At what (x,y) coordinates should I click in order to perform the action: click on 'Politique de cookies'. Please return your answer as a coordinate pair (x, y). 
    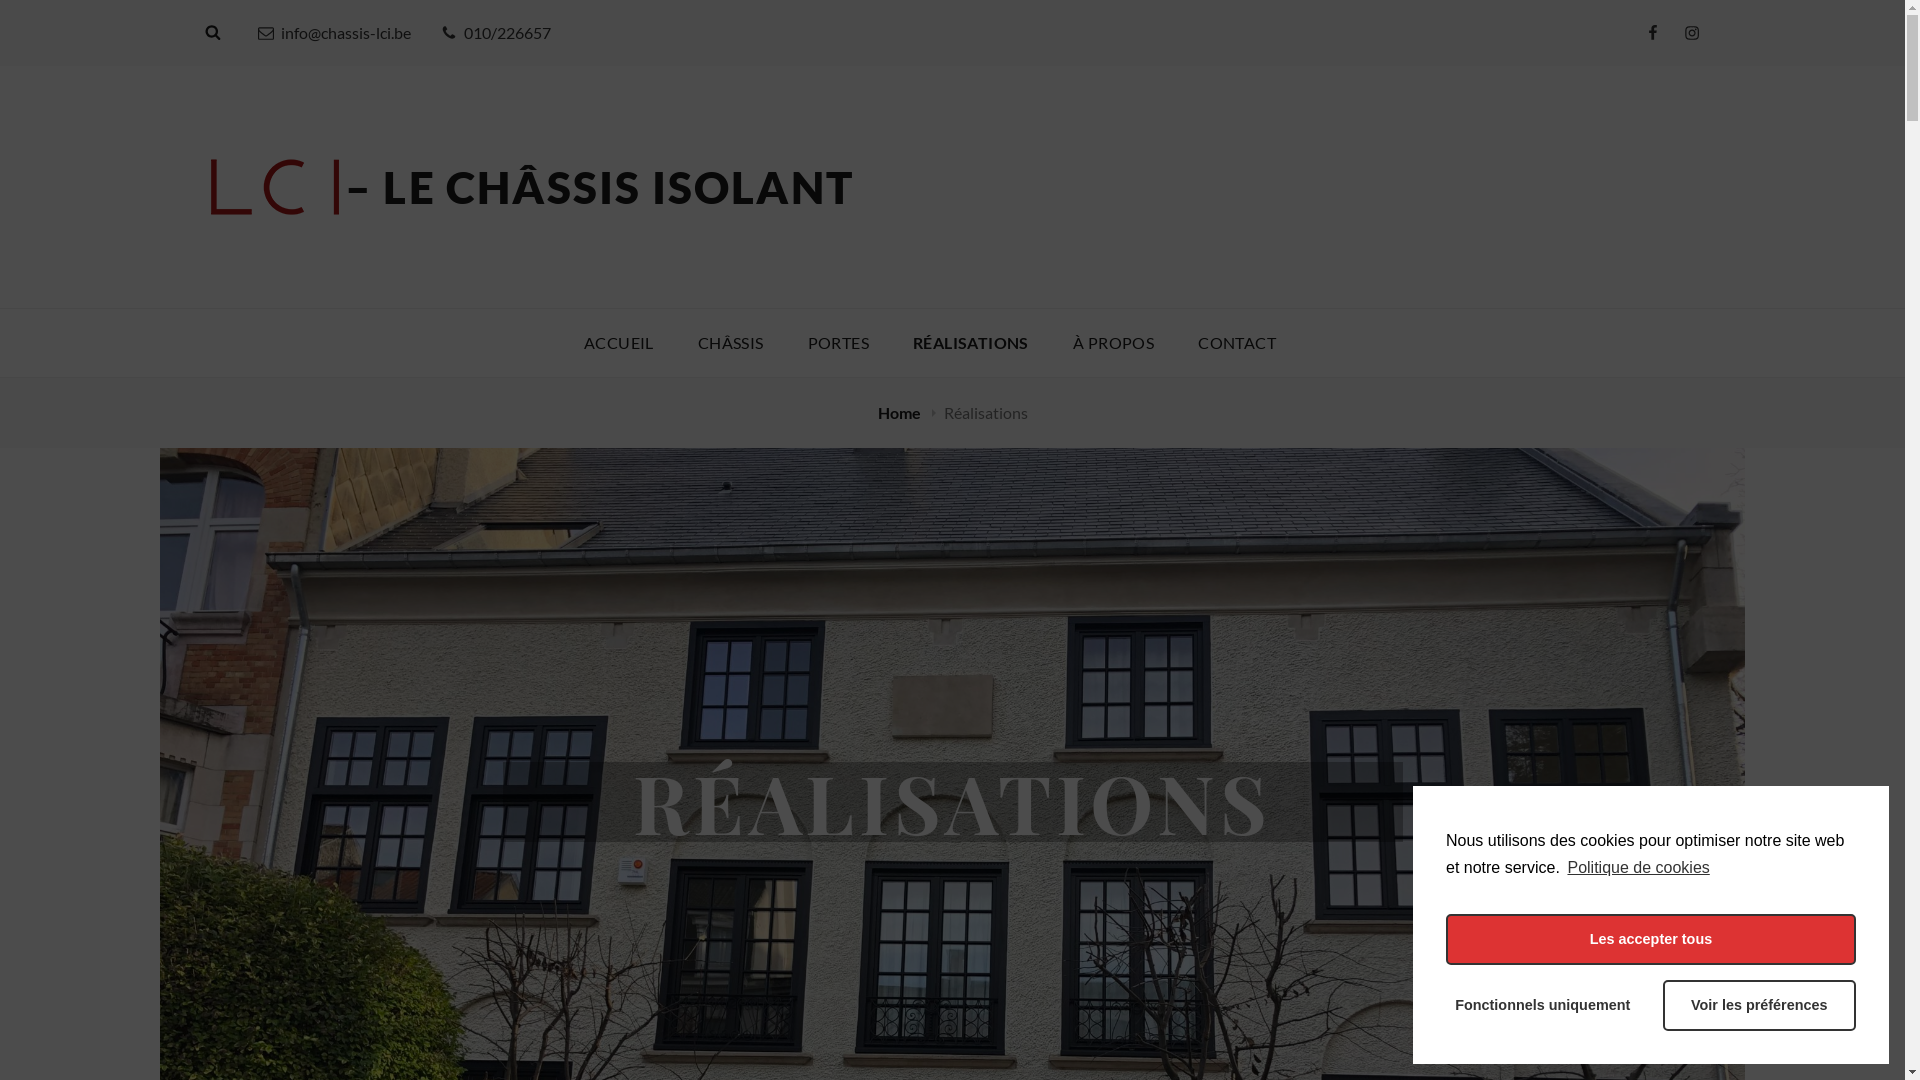
    Looking at the image, I should click on (1636, 866).